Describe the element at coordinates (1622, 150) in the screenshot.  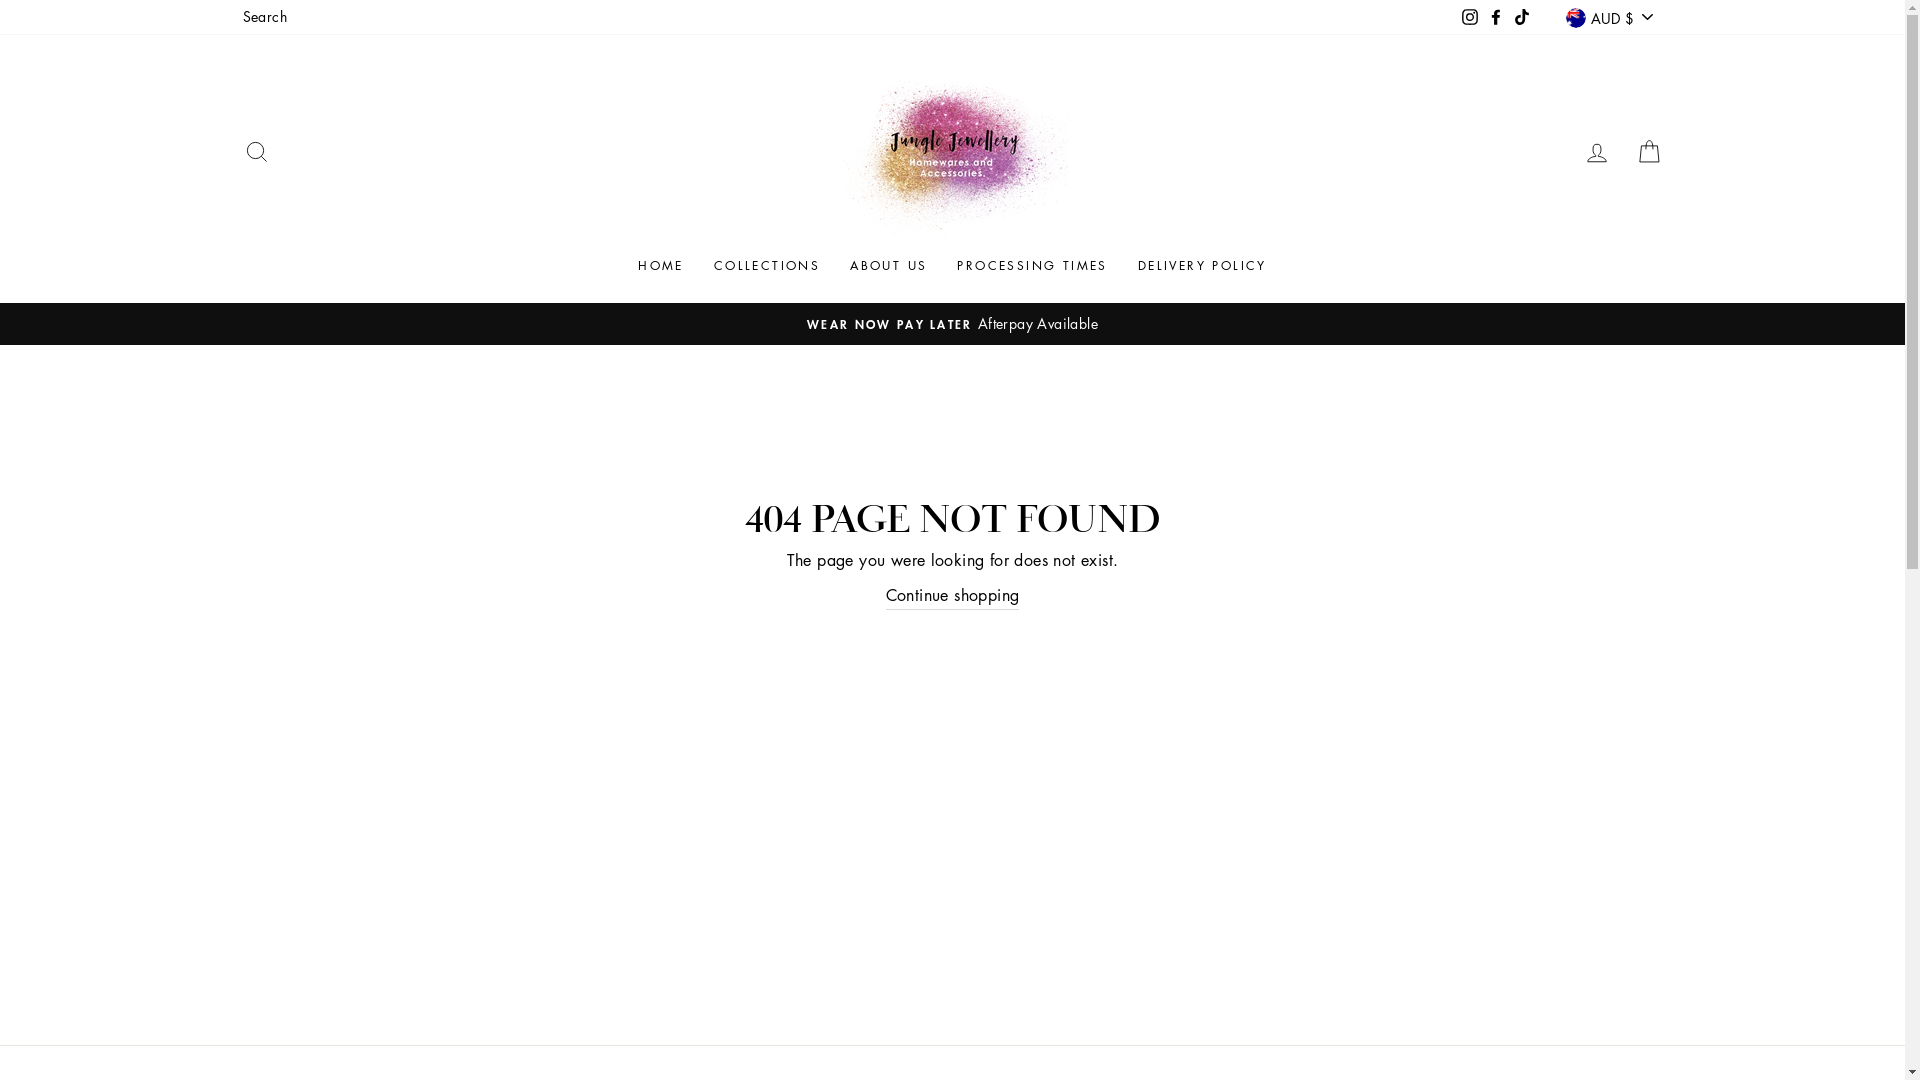
I see `'CART'` at that location.